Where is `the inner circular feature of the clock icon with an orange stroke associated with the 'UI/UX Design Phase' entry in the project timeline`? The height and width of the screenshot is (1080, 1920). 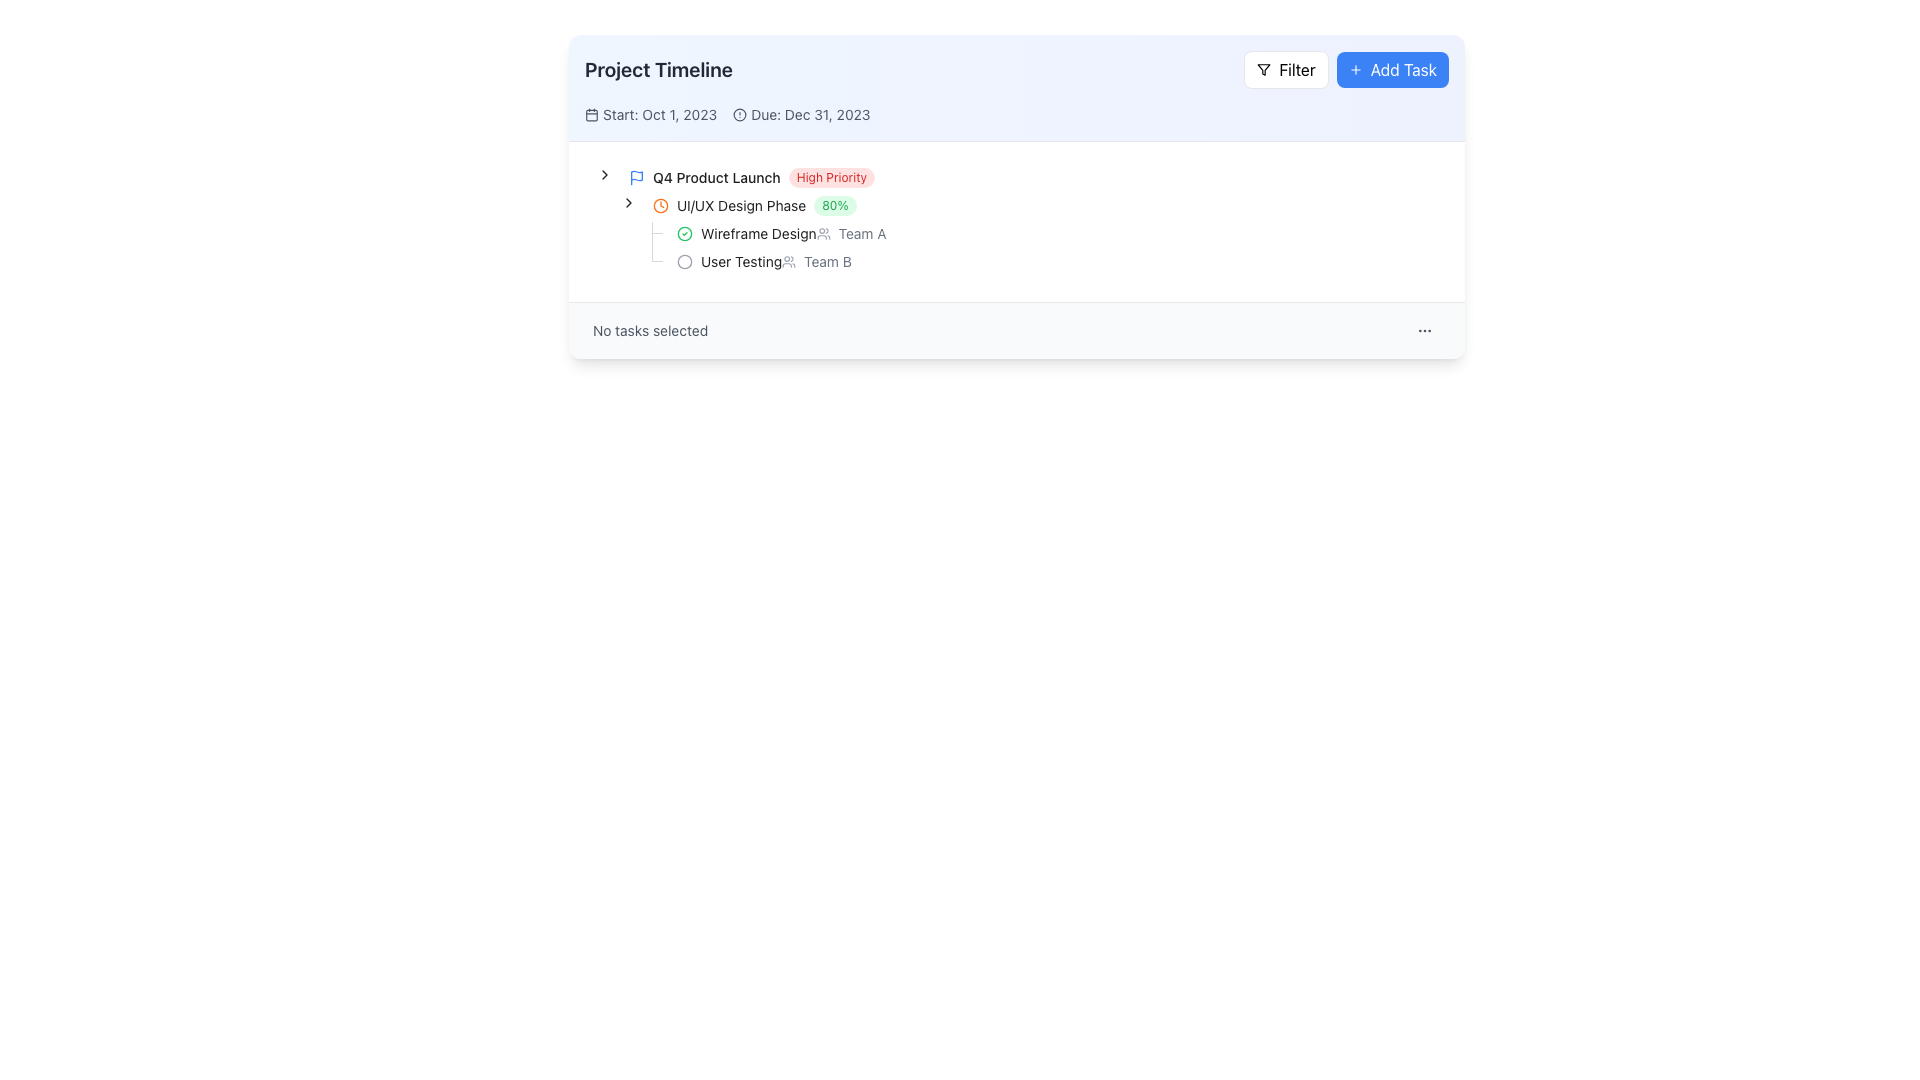 the inner circular feature of the clock icon with an orange stroke associated with the 'UI/UX Design Phase' entry in the project timeline is located at coordinates (661, 205).